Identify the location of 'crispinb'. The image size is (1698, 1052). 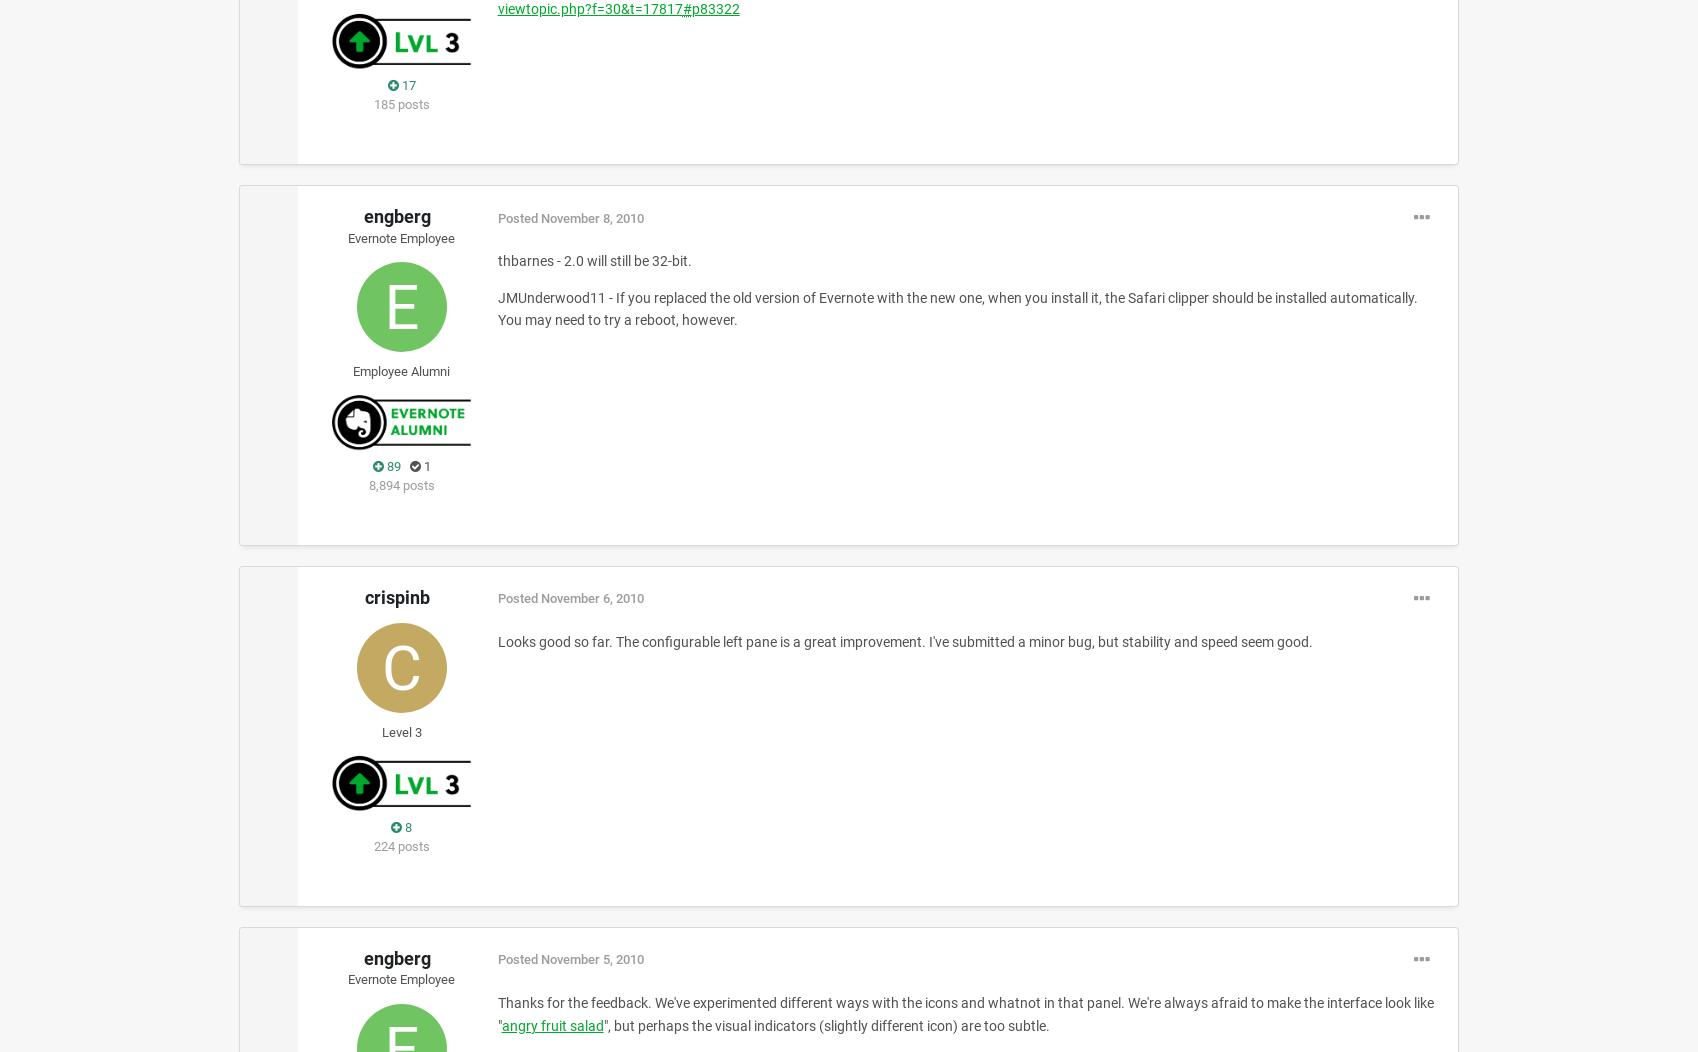
(397, 596).